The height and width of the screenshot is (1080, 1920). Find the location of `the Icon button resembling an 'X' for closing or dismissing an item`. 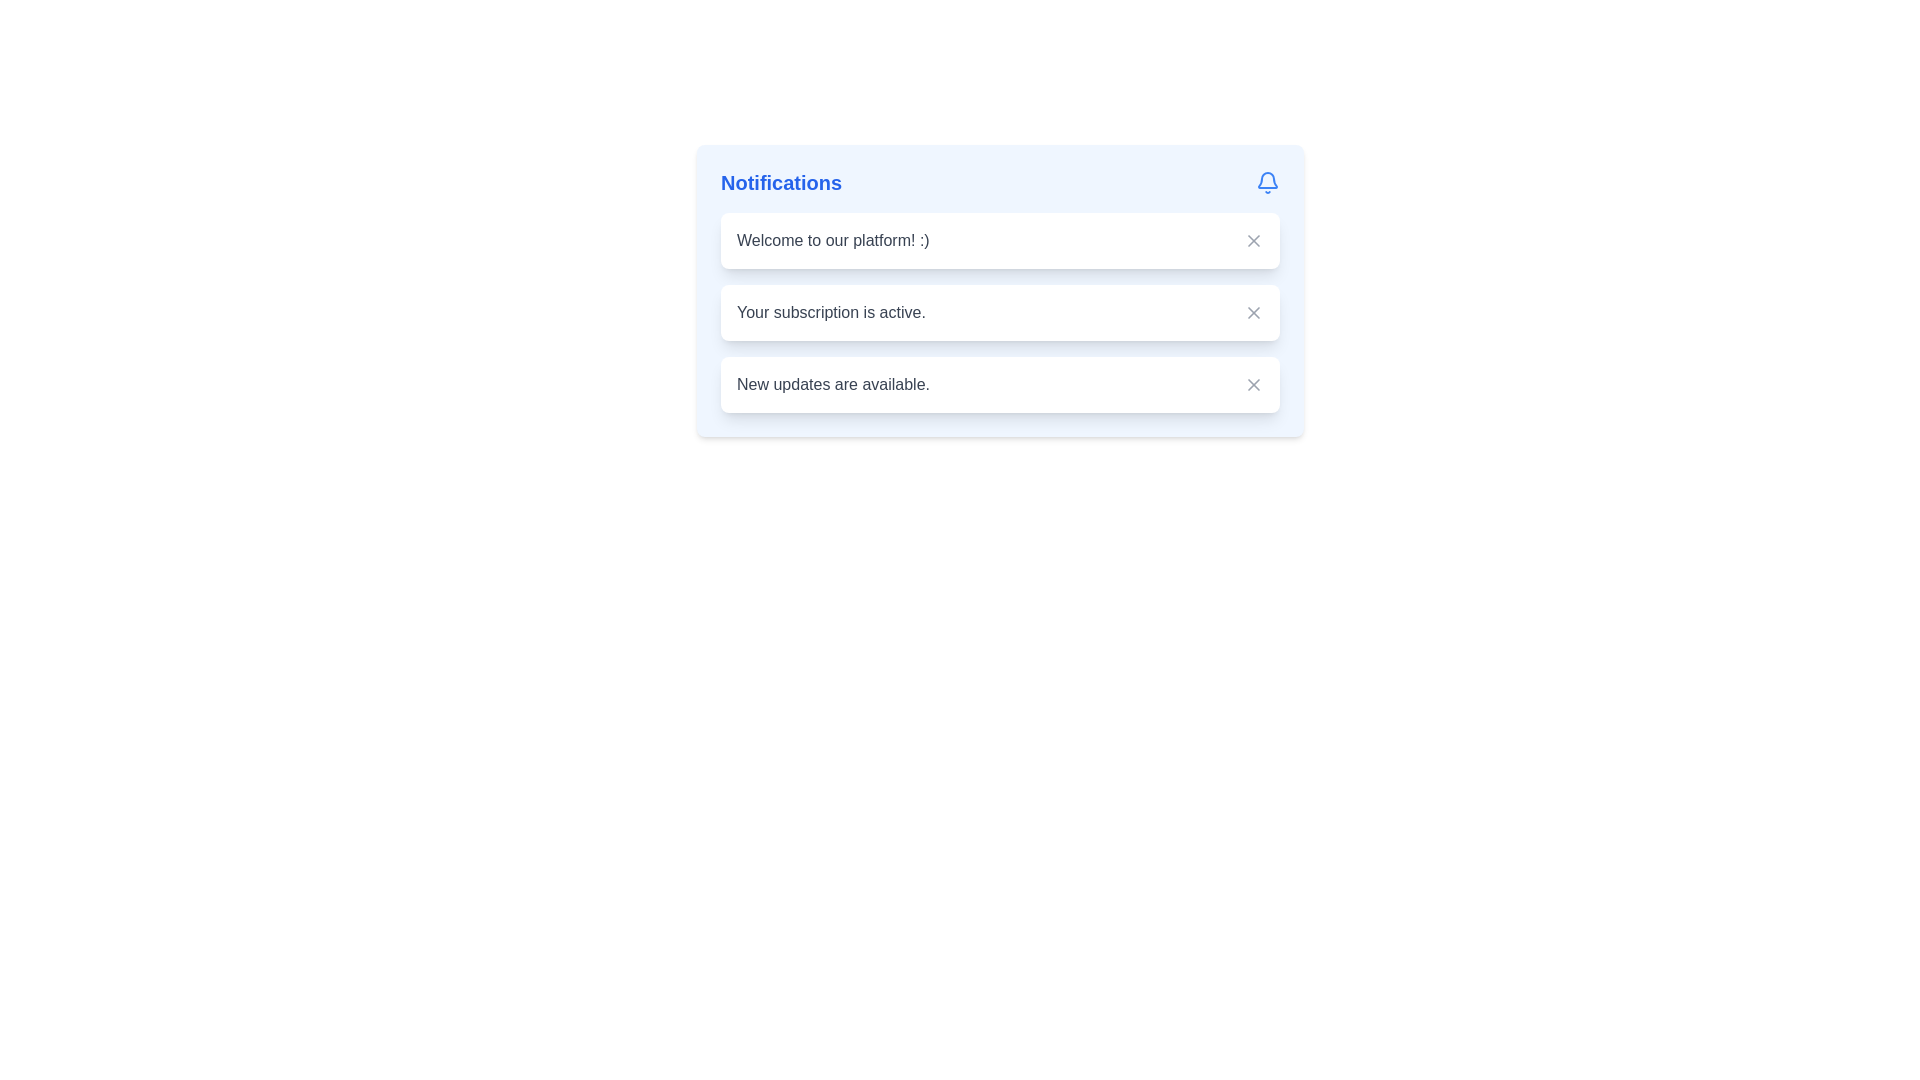

the Icon button resembling an 'X' for closing or dismissing an item is located at coordinates (1252, 239).